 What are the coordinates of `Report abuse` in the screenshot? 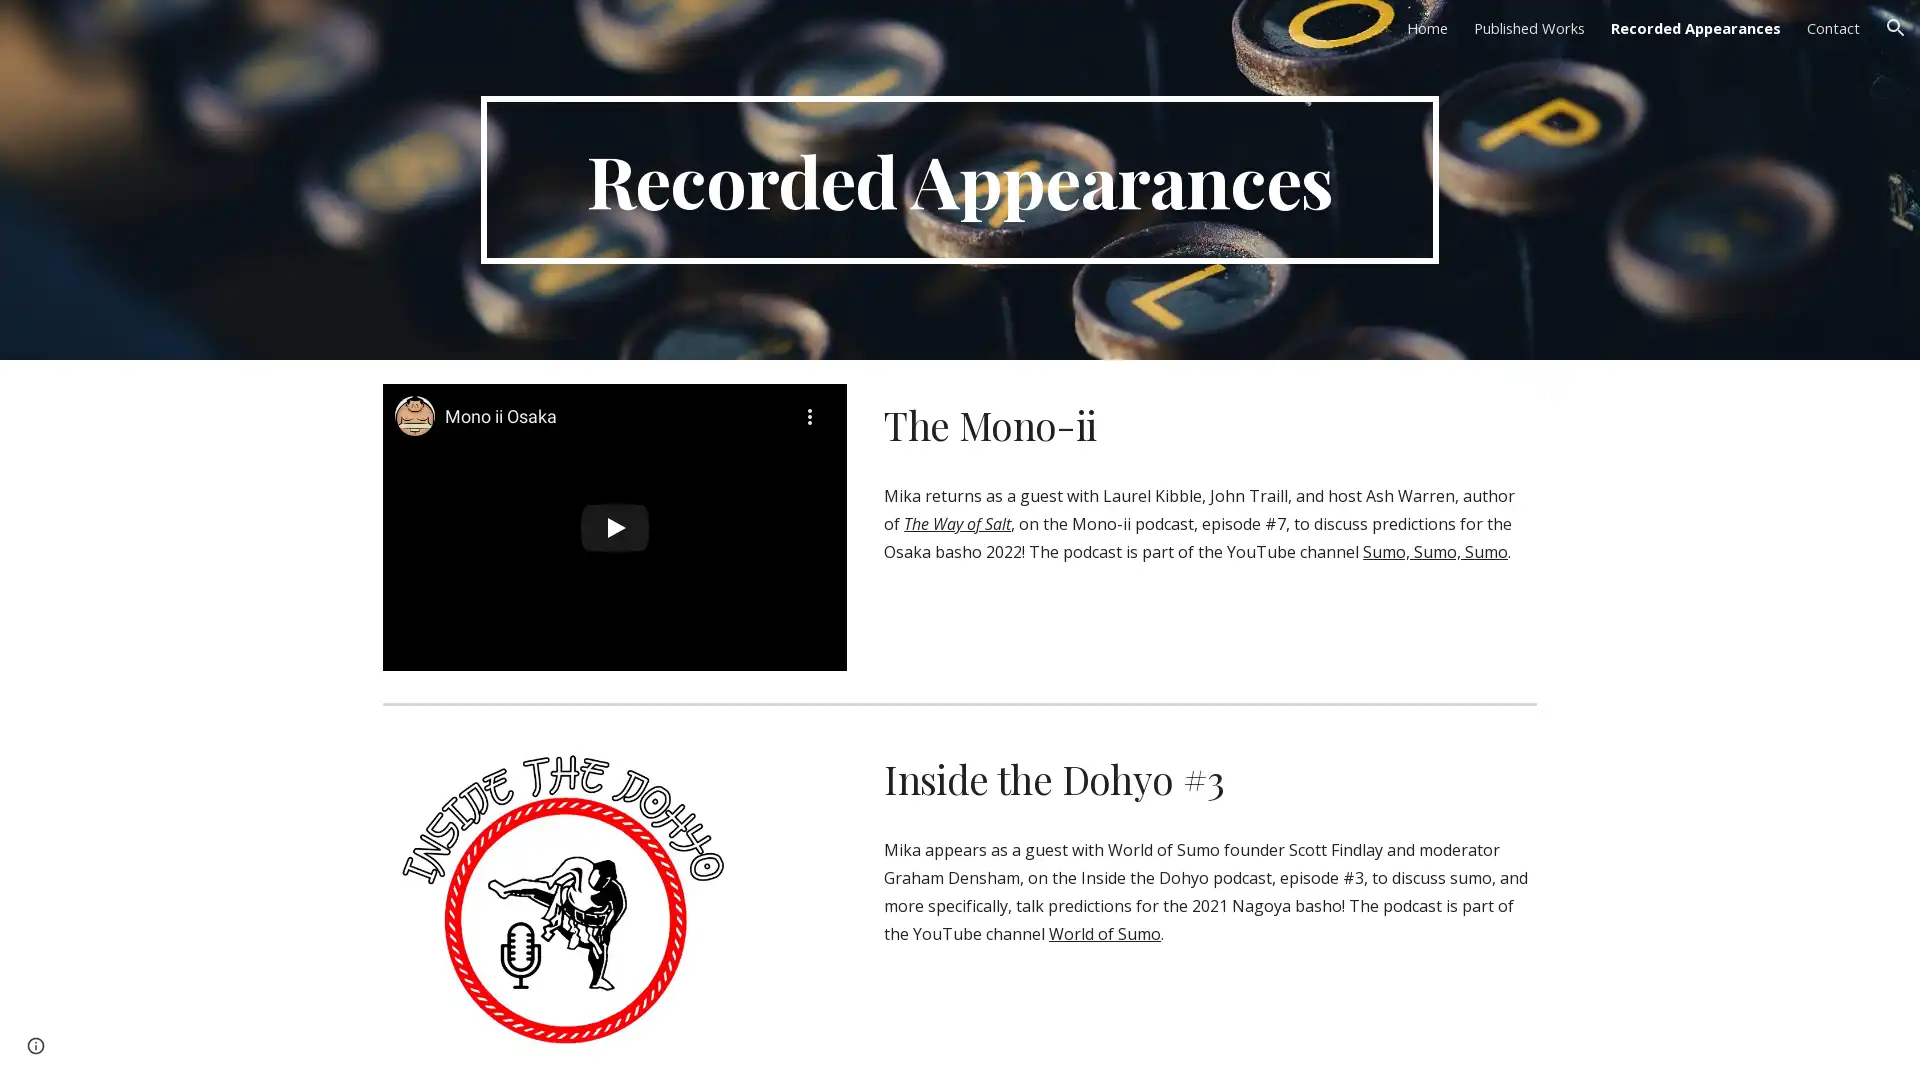 It's located at (183, 1044).